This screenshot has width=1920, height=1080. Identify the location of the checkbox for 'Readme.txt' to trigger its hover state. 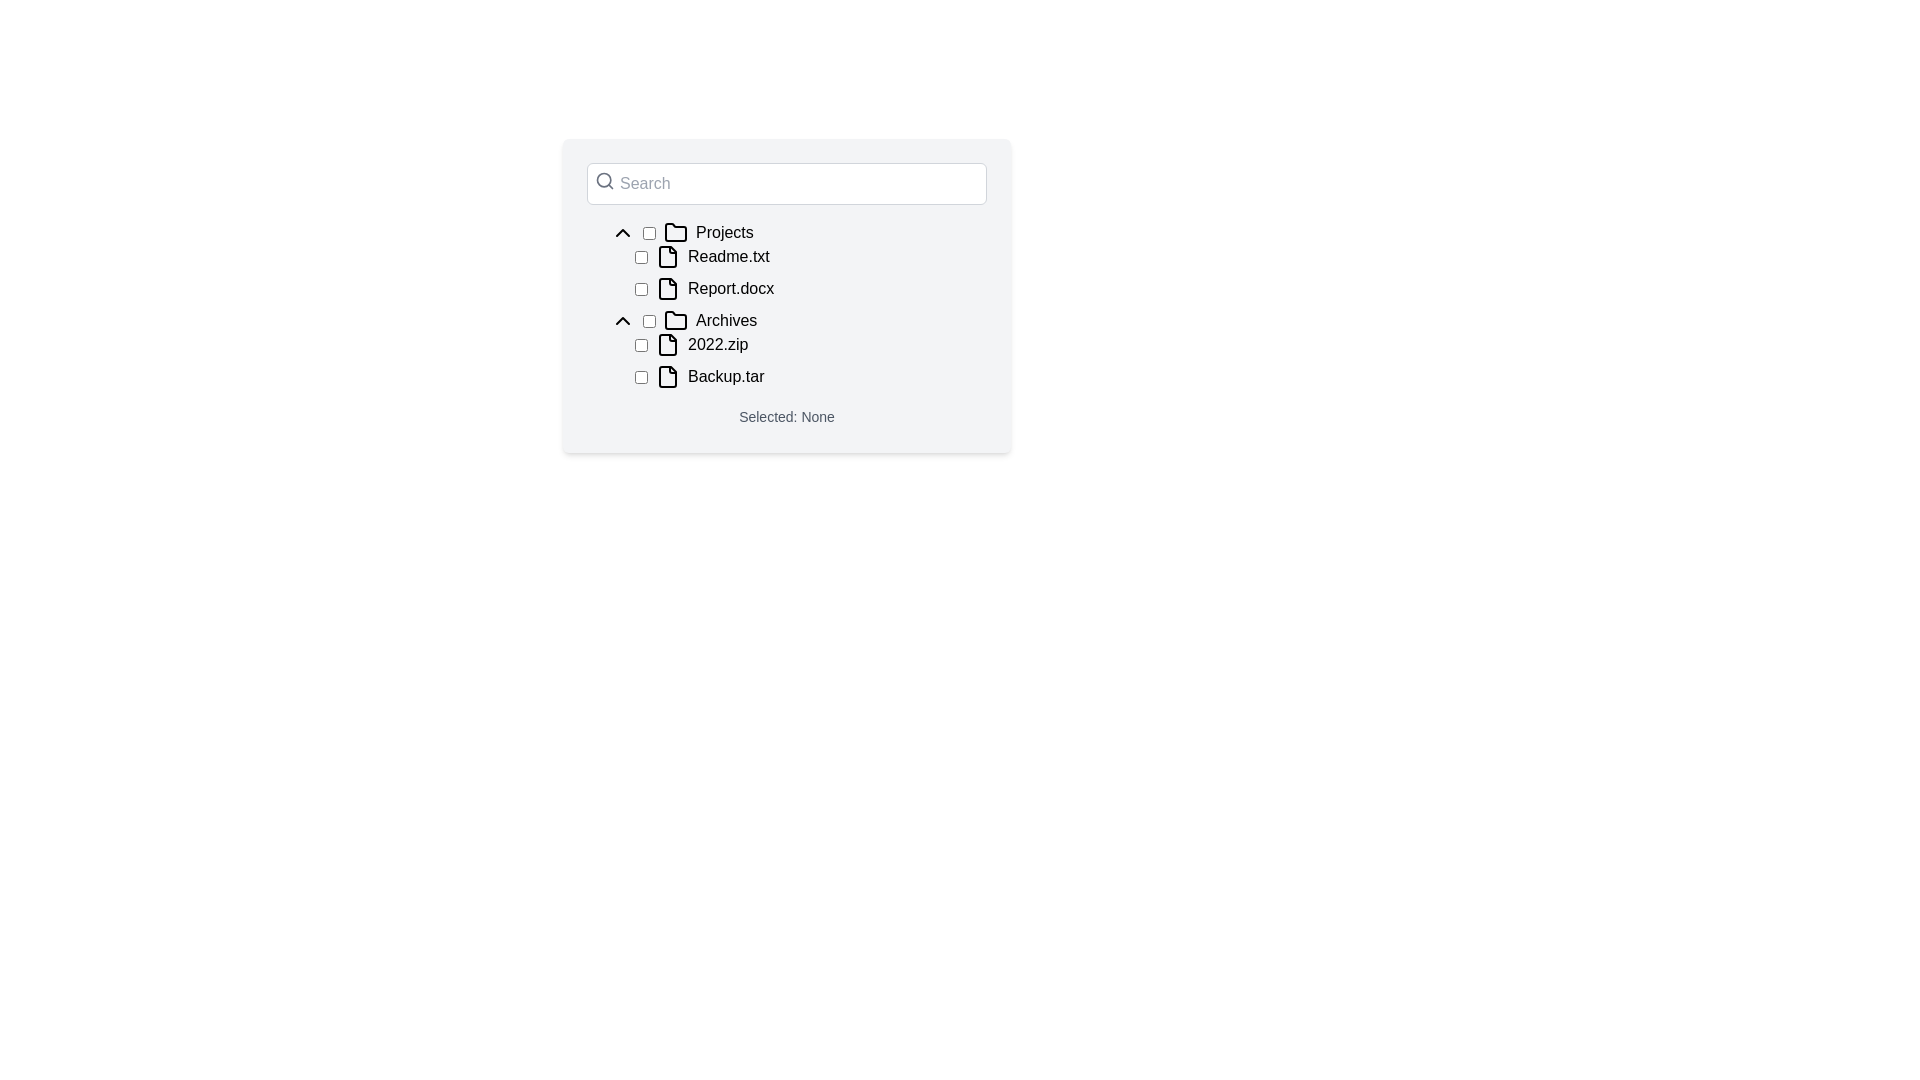
(641, 256).